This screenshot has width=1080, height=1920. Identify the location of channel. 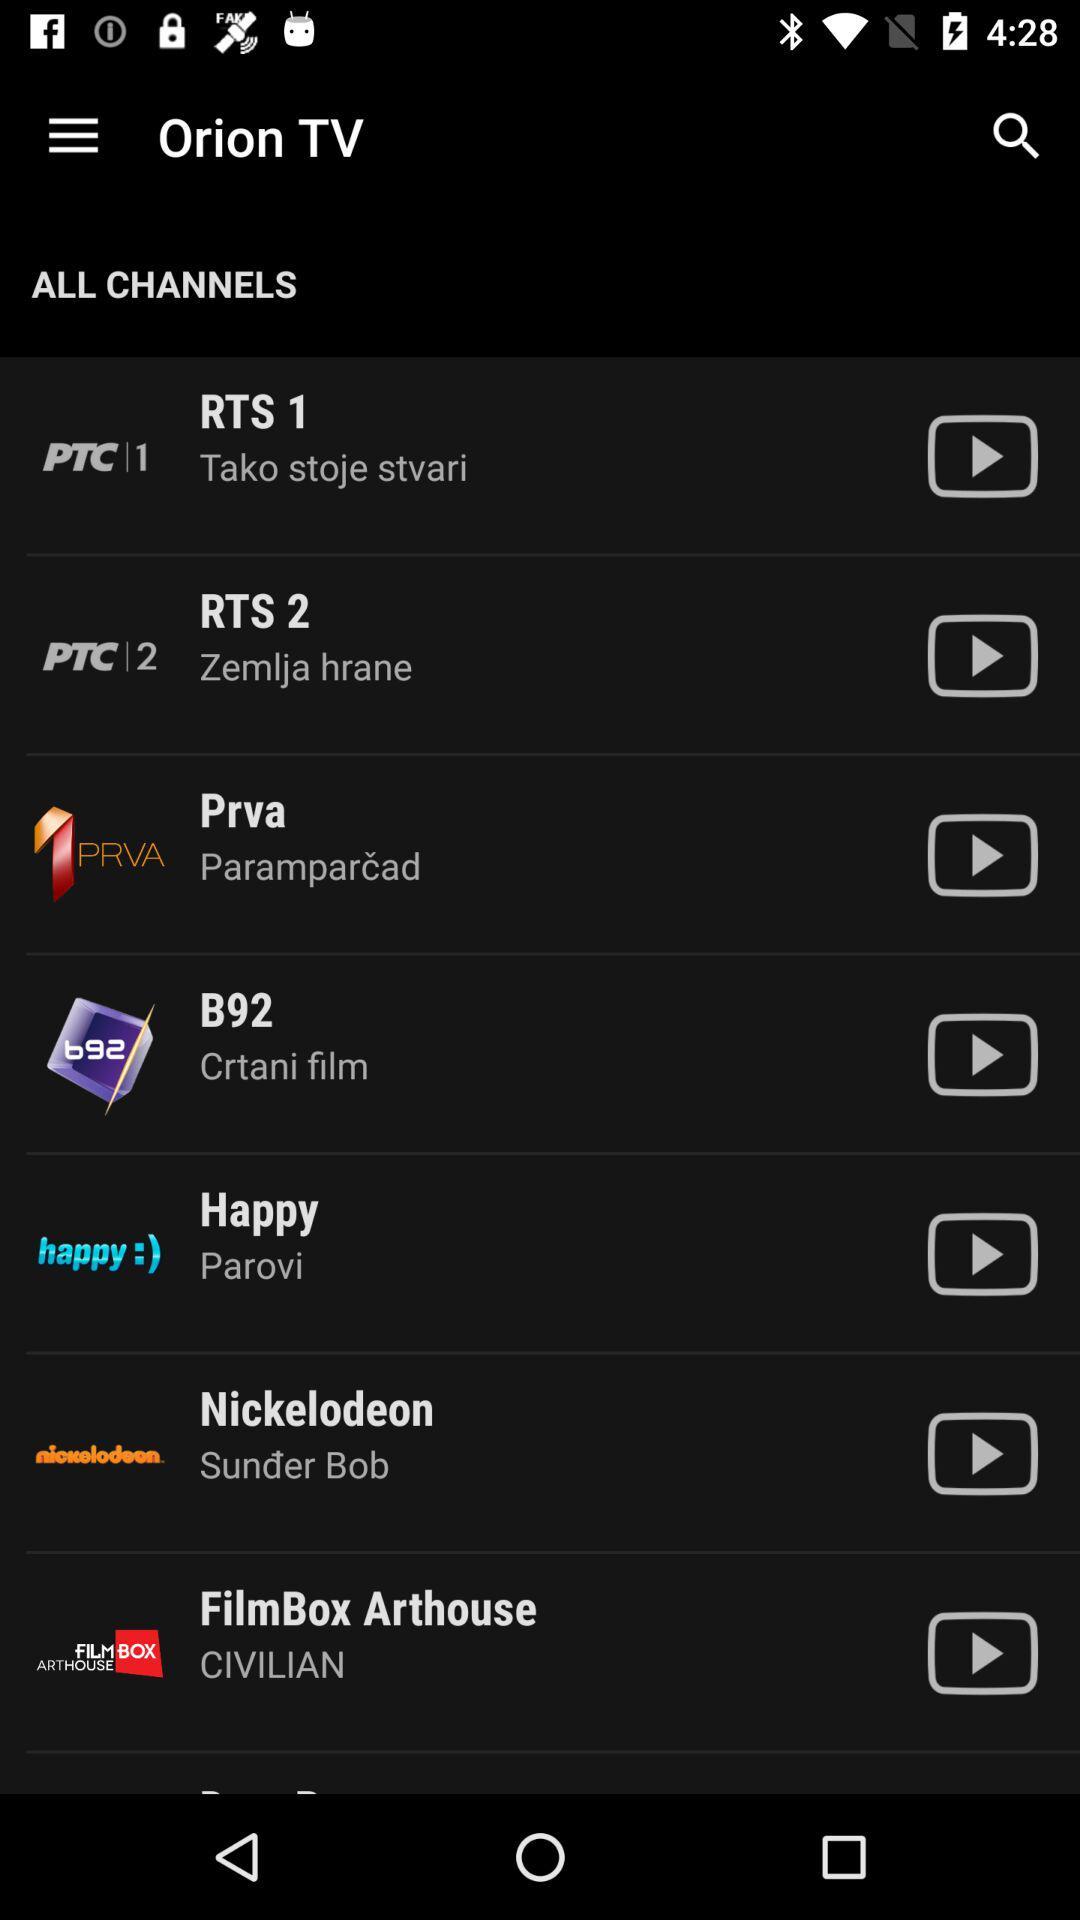
(981, 455).